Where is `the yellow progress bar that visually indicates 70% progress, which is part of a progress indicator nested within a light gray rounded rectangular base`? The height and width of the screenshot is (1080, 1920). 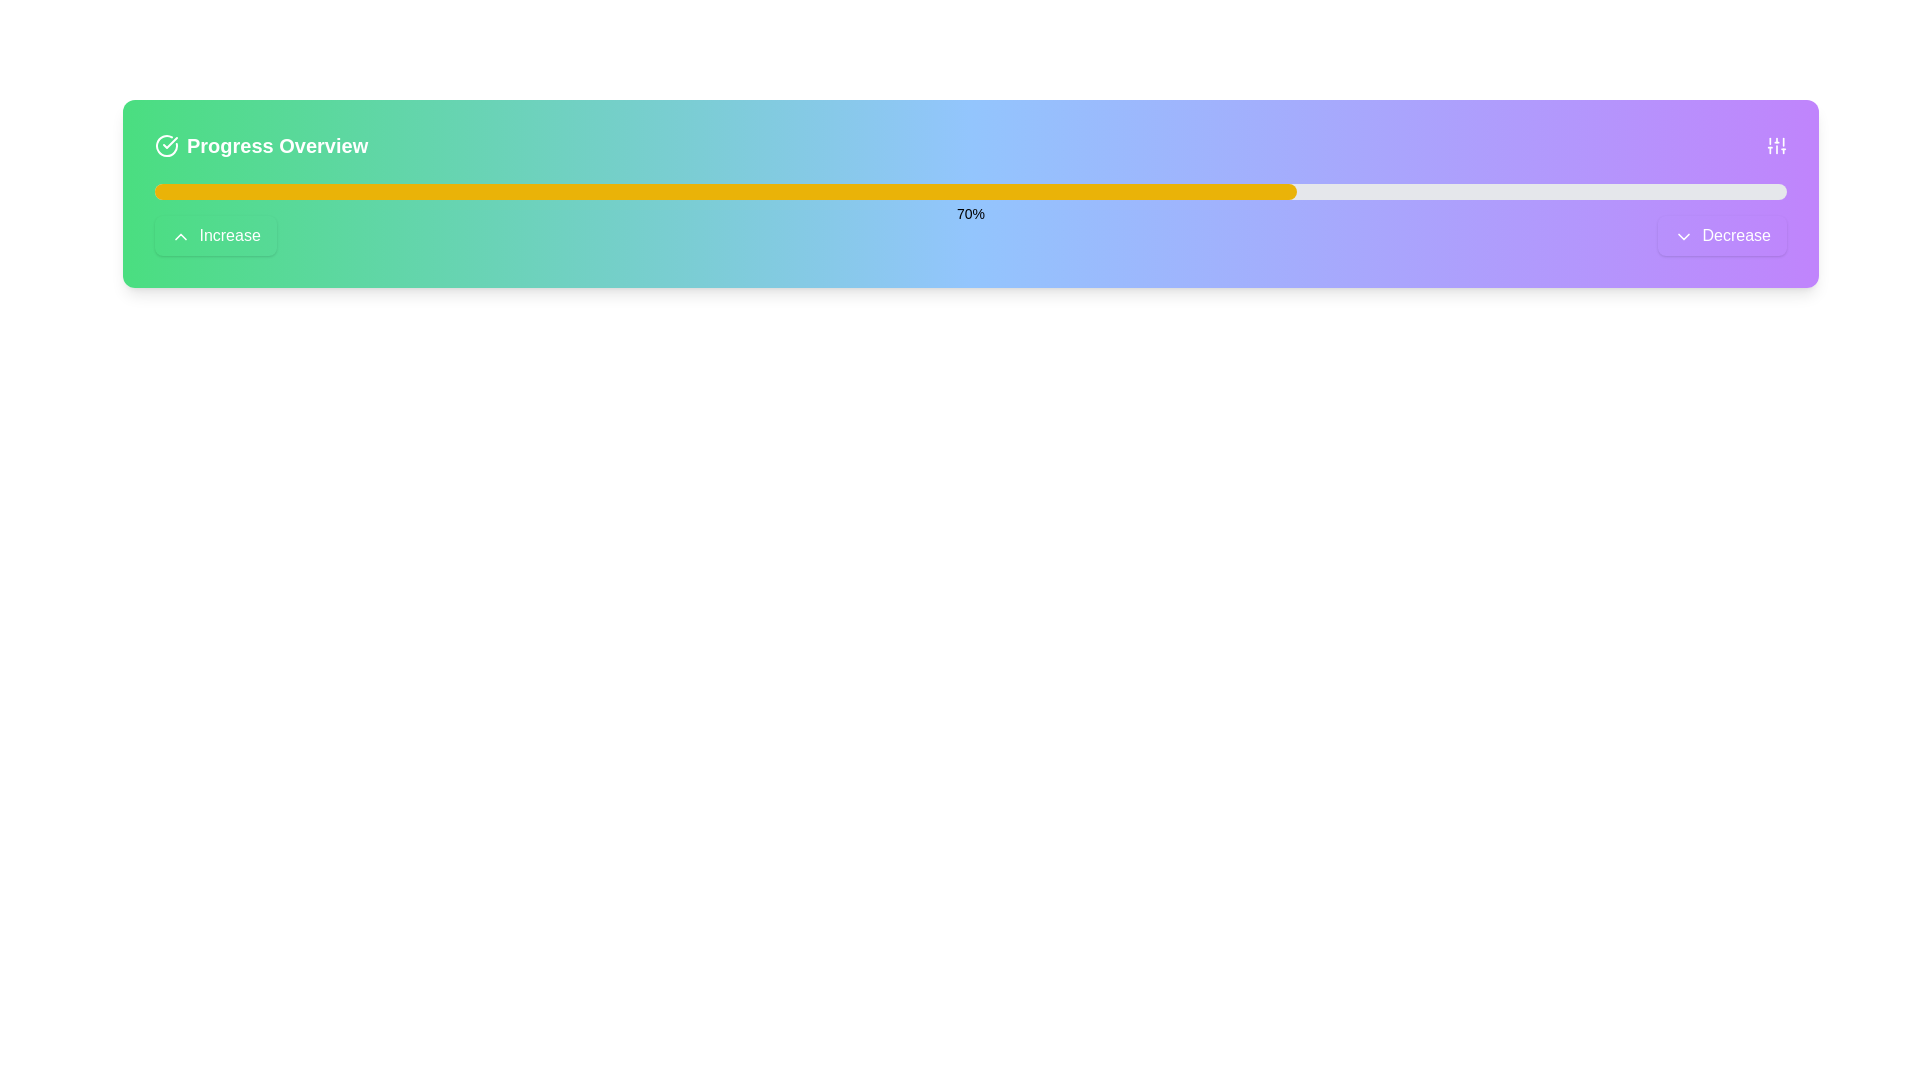
the yellow progress bar that visually indicates 70% progress, which is part of a progress indicator nested within a light gray rounded rectangular base is located at coordinates (725, 192).